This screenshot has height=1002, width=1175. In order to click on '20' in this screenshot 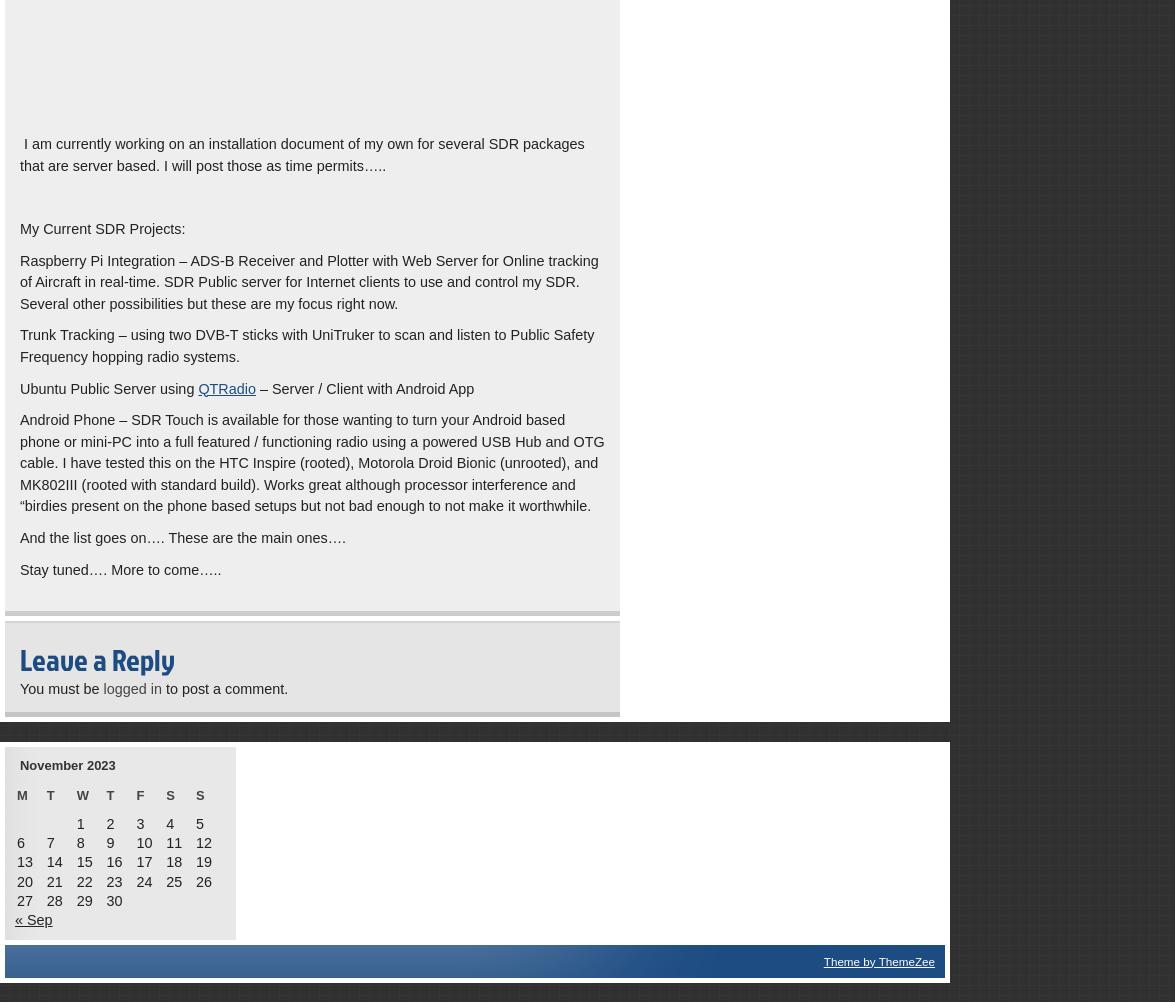, I will do `click(25, 880)`.